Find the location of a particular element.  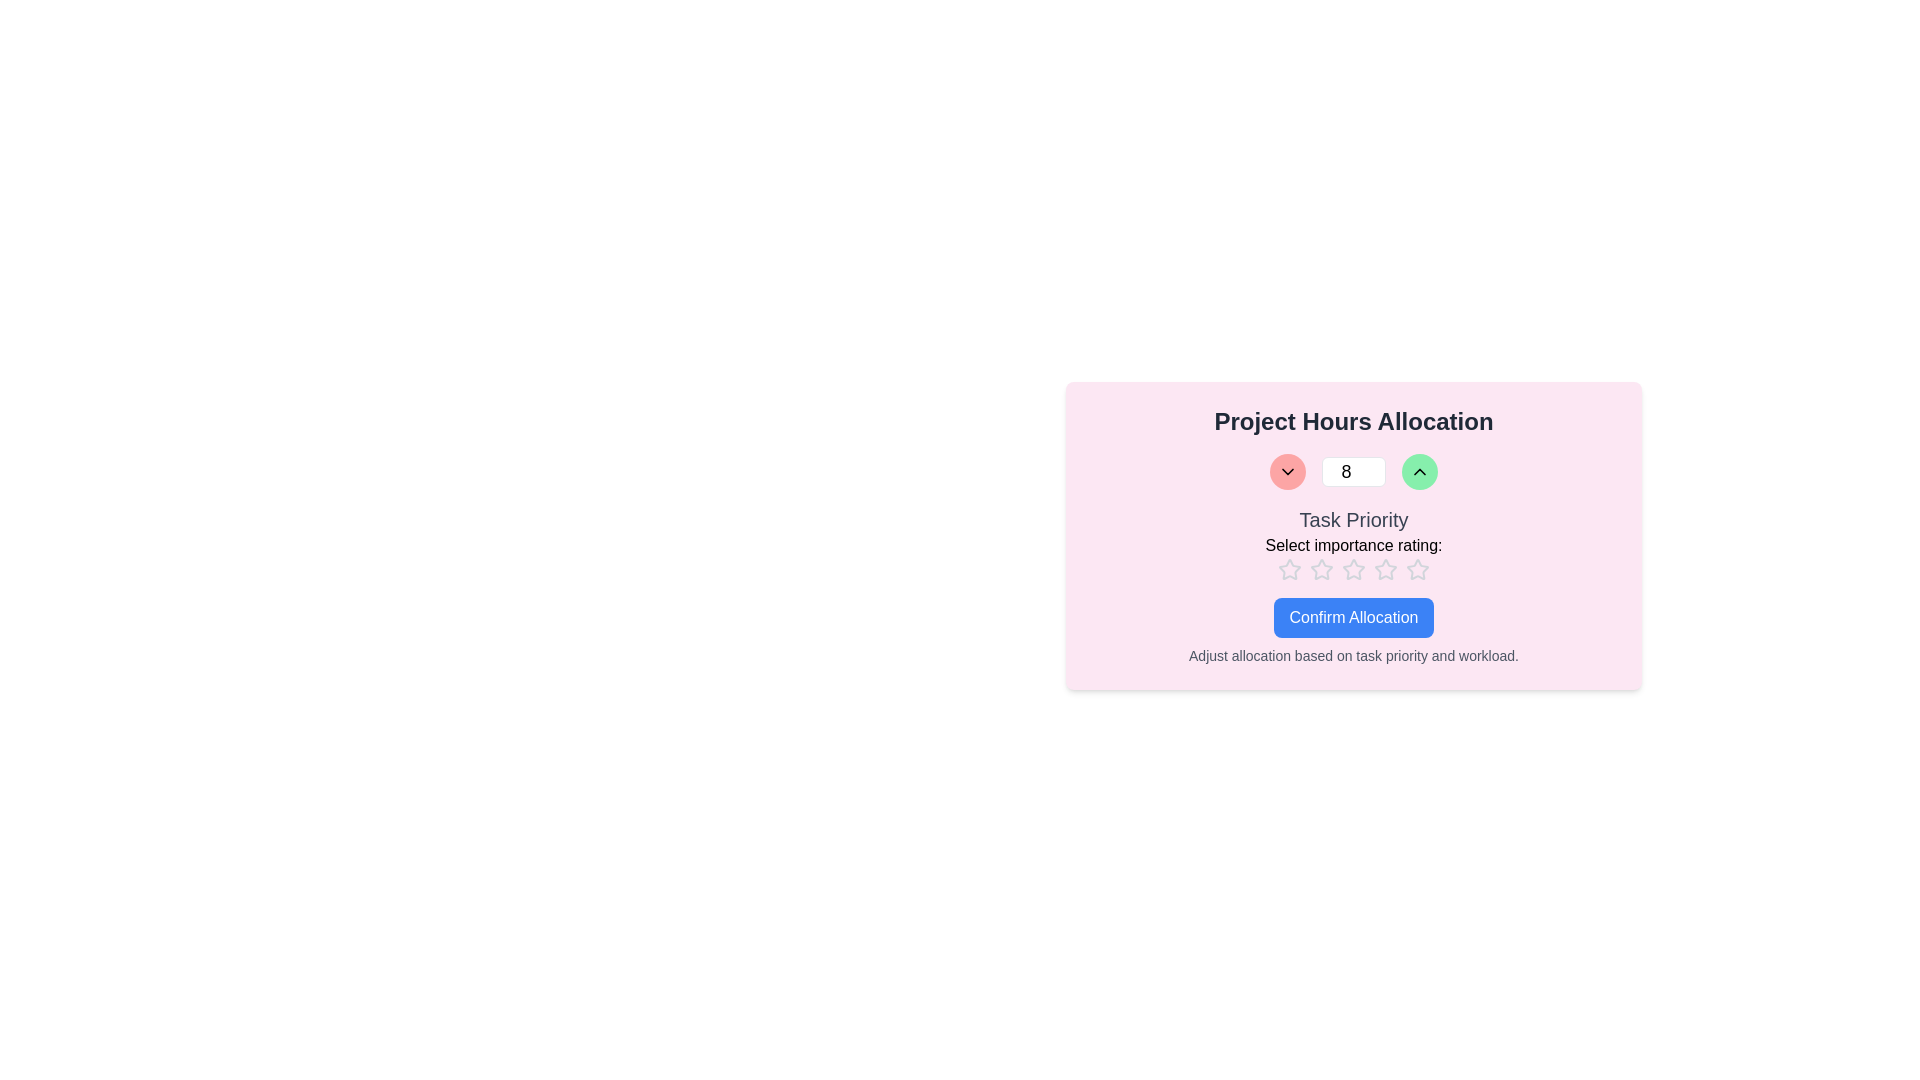

the fourth star icon in the rating system to rate it, which is outlined and light gray in color, located under the 'Select importance rating' label on the pink card is located at coordinates (1416, 569).